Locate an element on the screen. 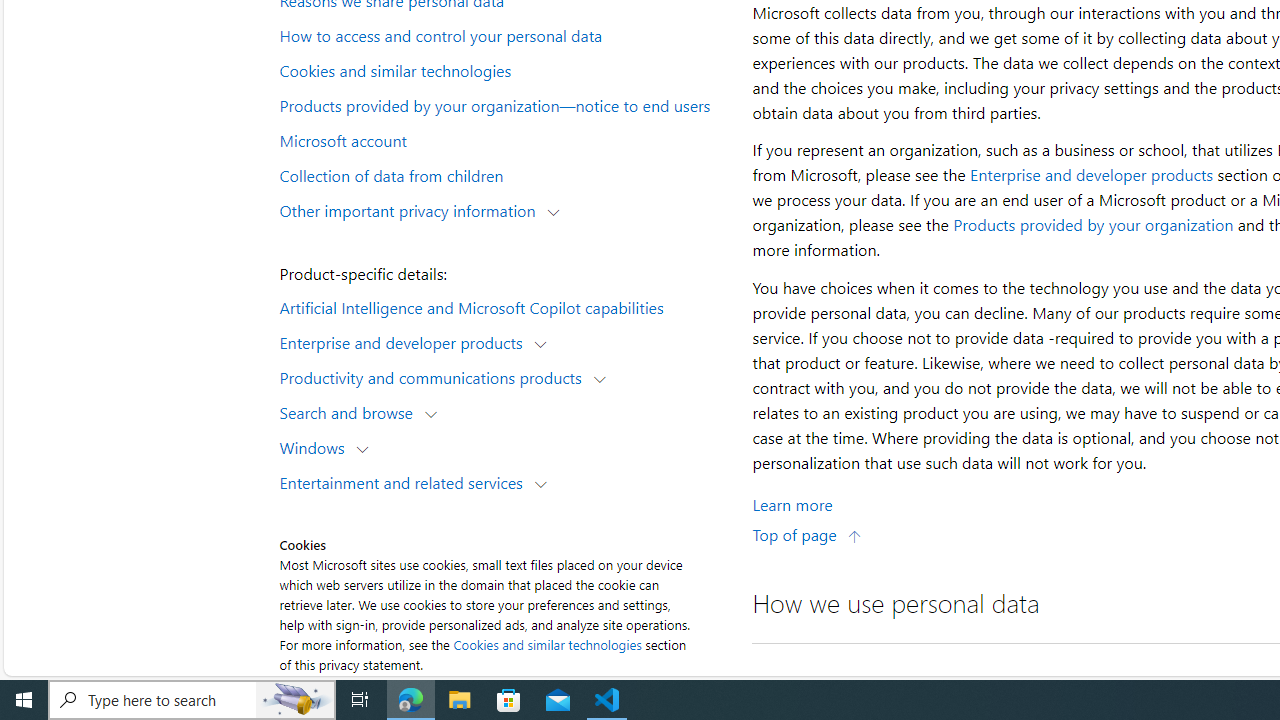 The height and width of the screenshot is (720, 1280). 'Learn More about Personal data we collect' is located at coordinates (791, 503).